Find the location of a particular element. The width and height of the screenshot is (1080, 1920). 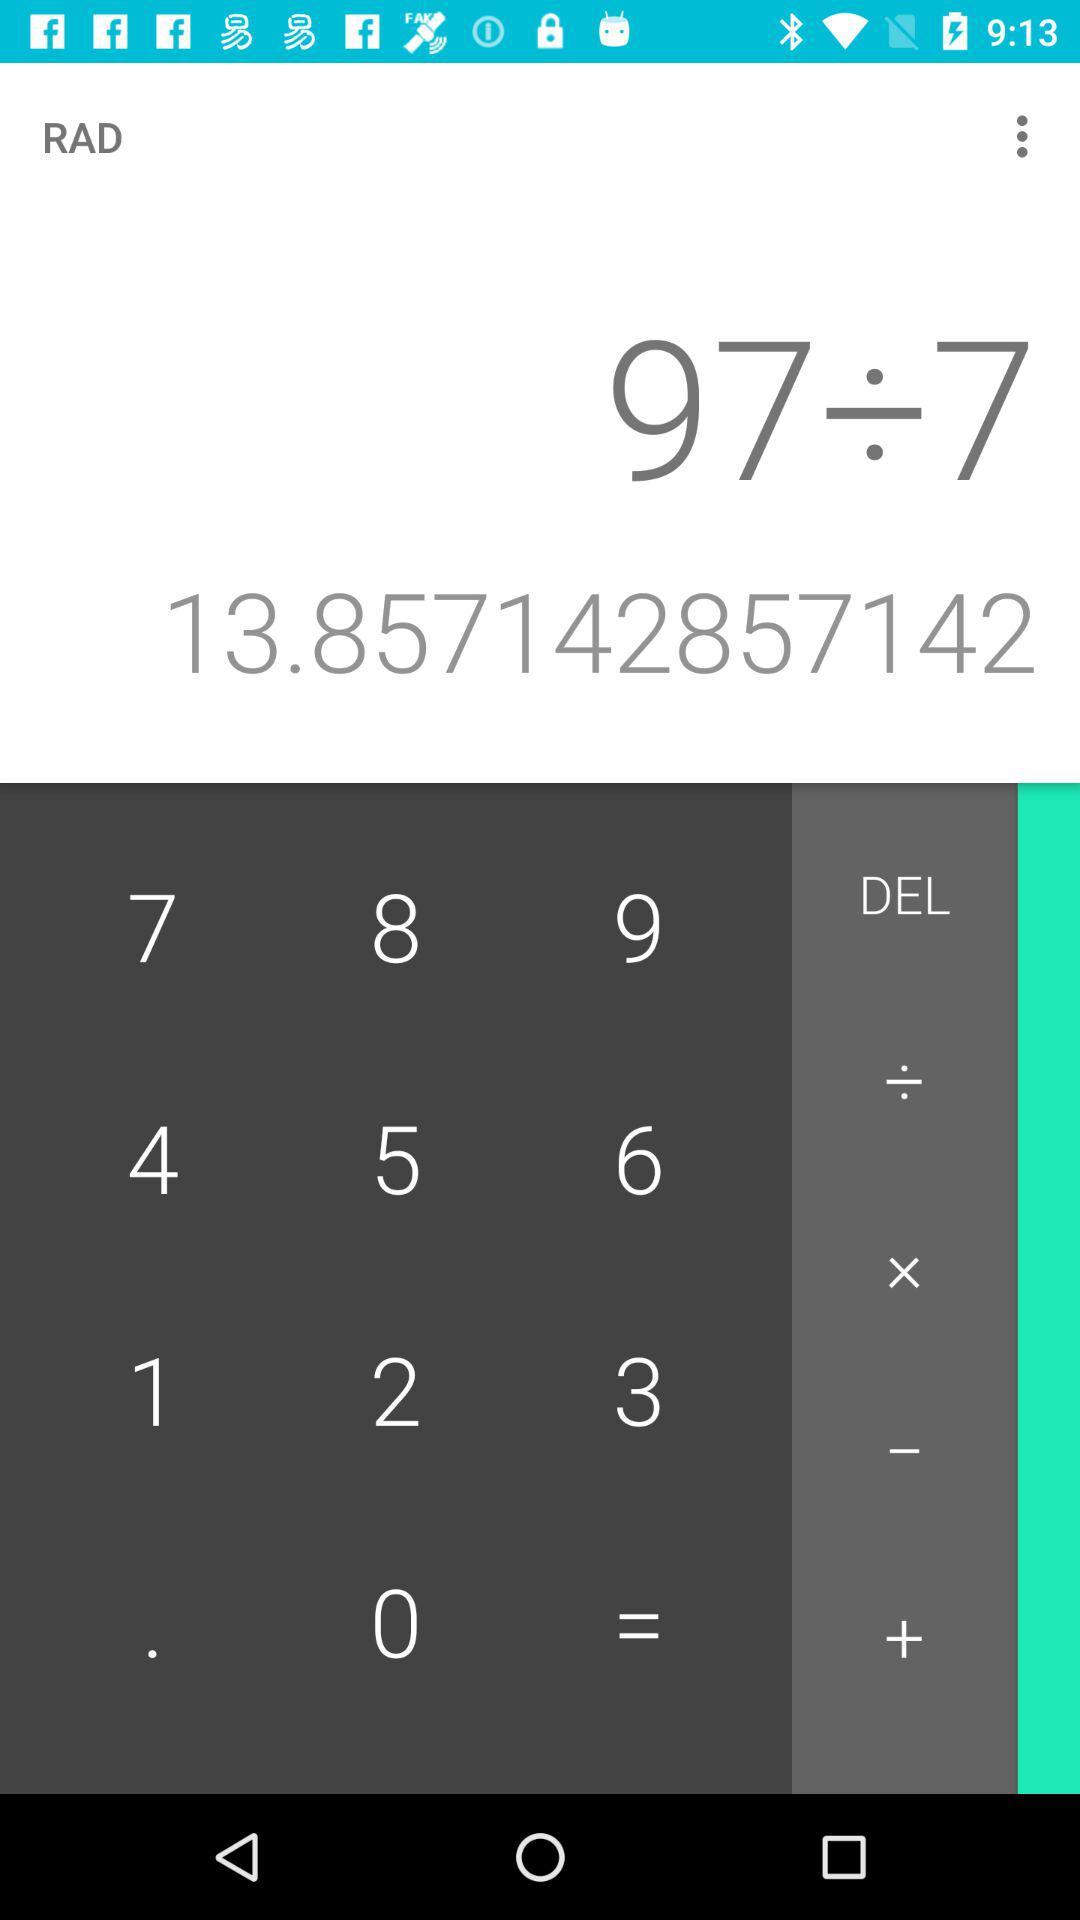

the icon to the right of the rad is located at coordinates (1027, 135).